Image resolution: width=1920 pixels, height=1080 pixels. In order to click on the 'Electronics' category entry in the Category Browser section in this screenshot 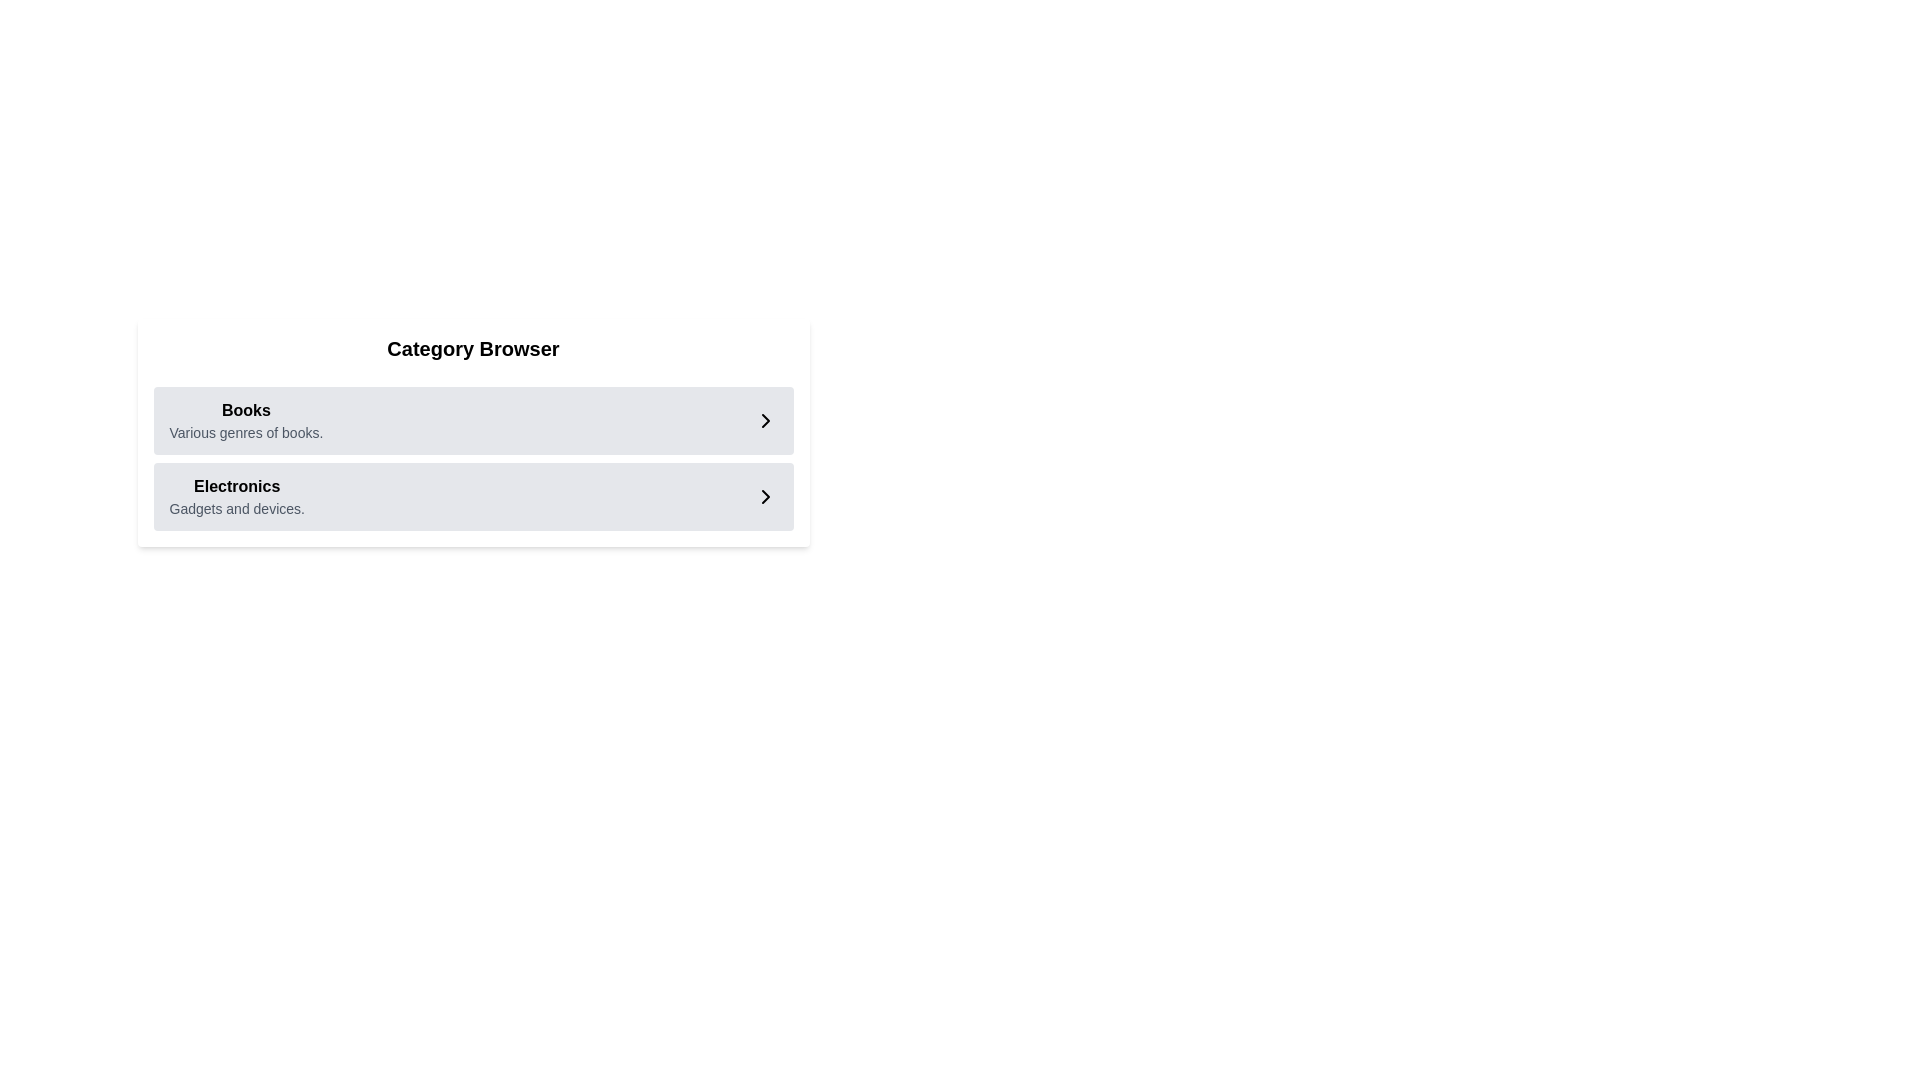, I will do `click(236, 496)`.